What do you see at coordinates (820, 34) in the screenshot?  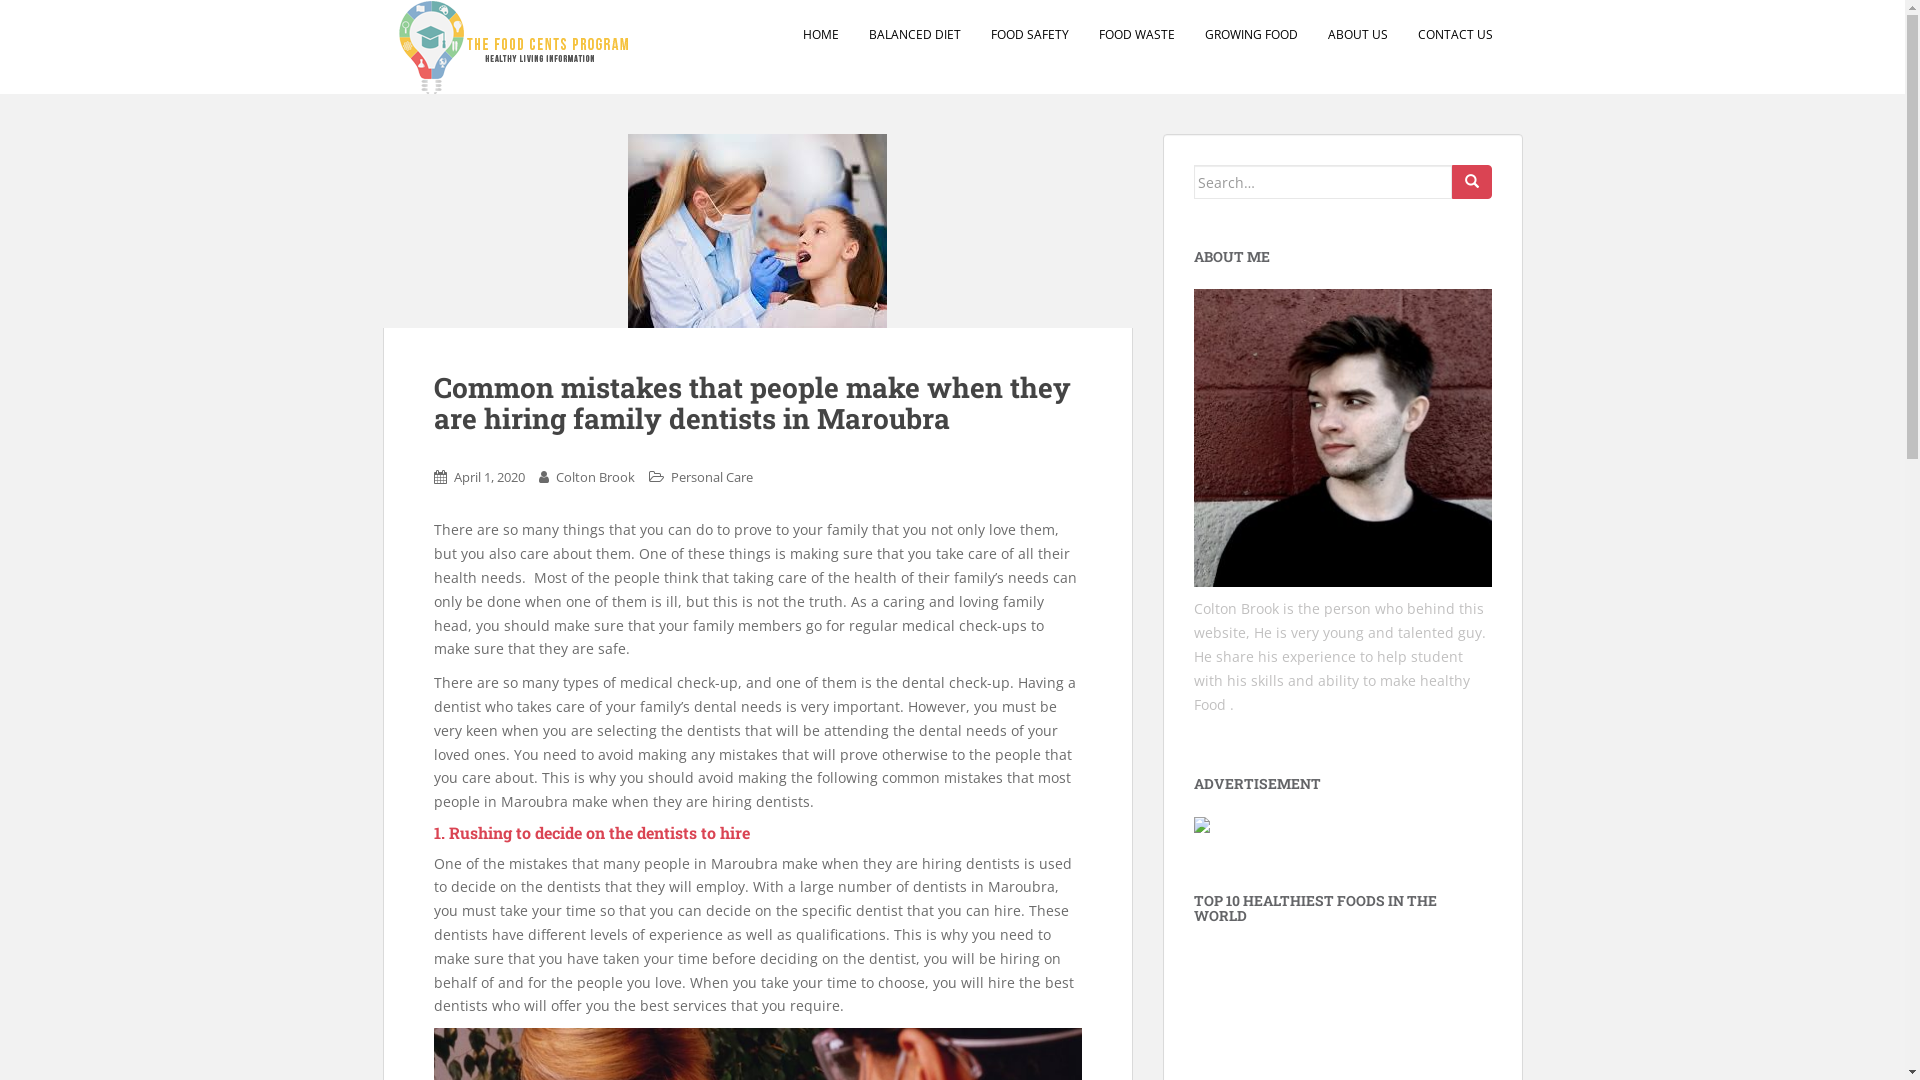 I see `'HOME'` at bounding box center [820, 34].